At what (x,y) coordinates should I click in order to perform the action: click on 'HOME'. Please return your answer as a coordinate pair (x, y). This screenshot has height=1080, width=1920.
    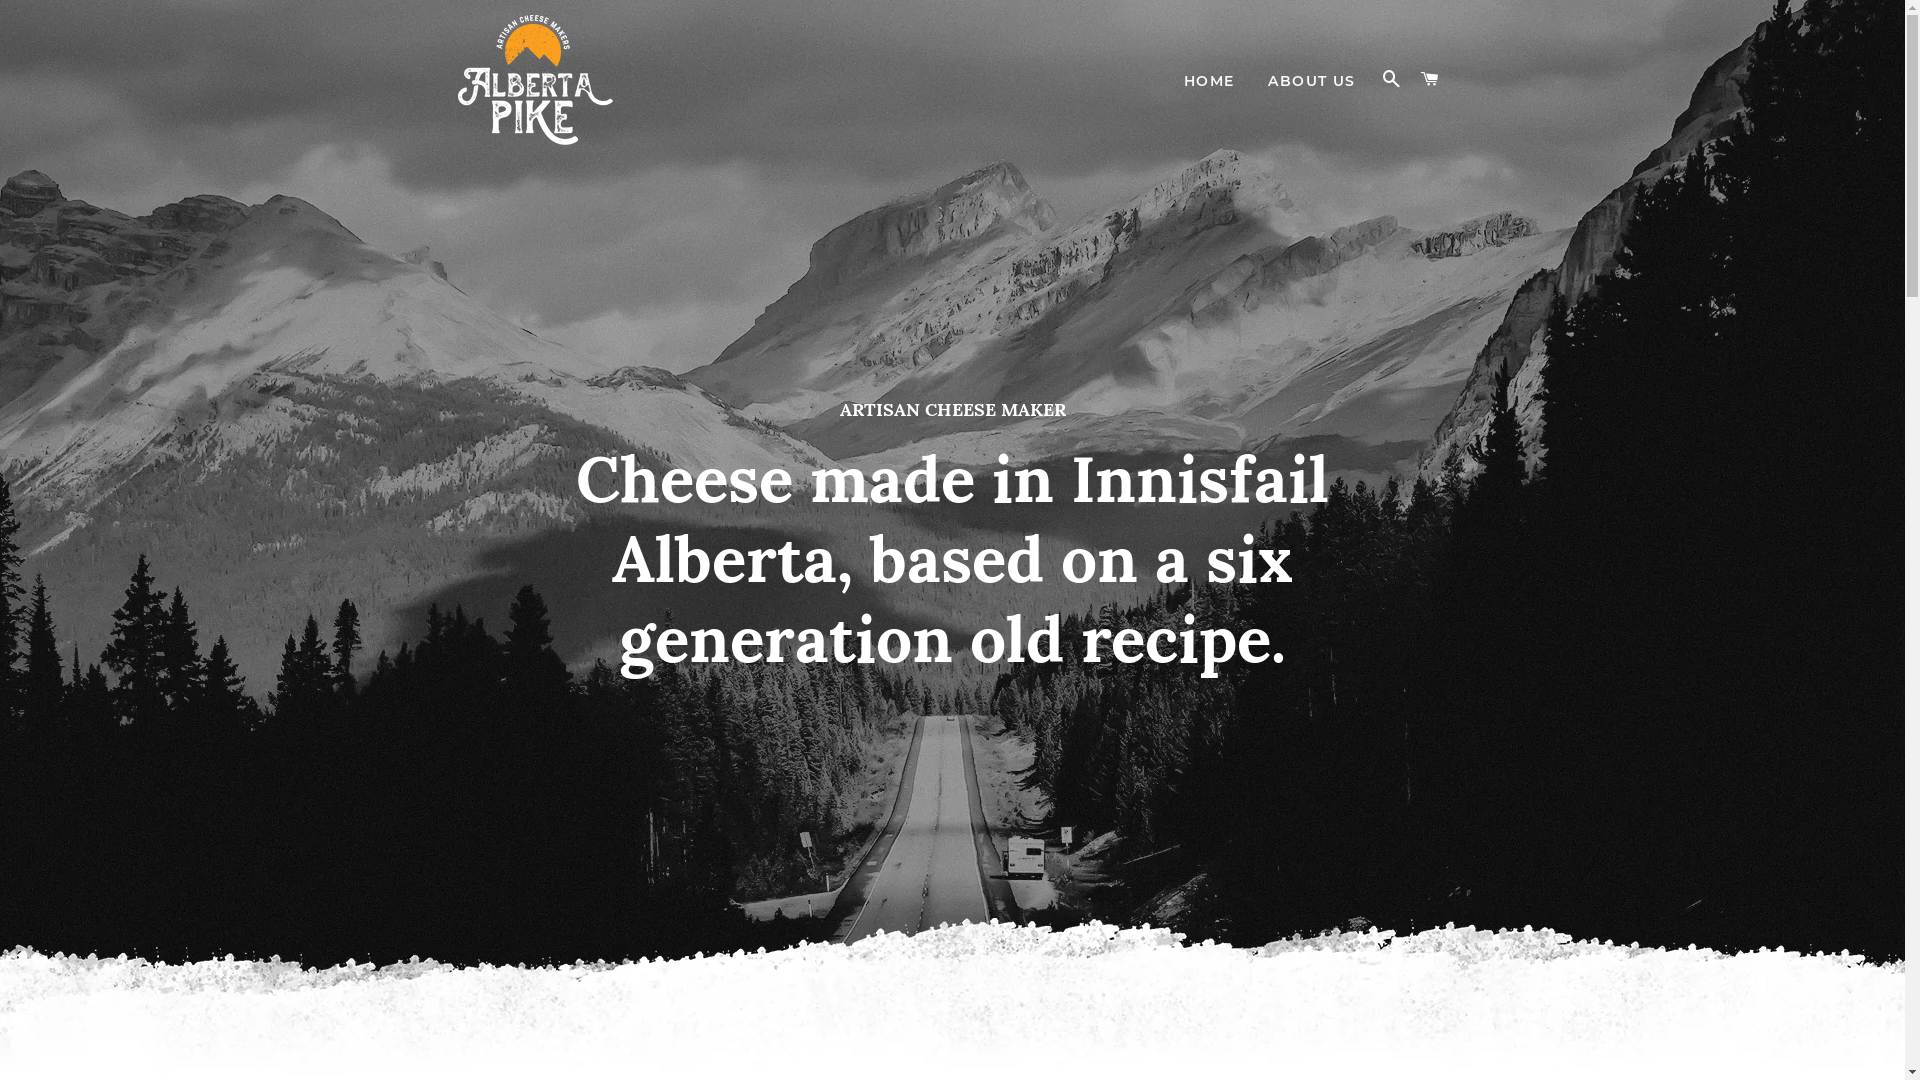
    Looking at the image, I should click on (1208, 80).